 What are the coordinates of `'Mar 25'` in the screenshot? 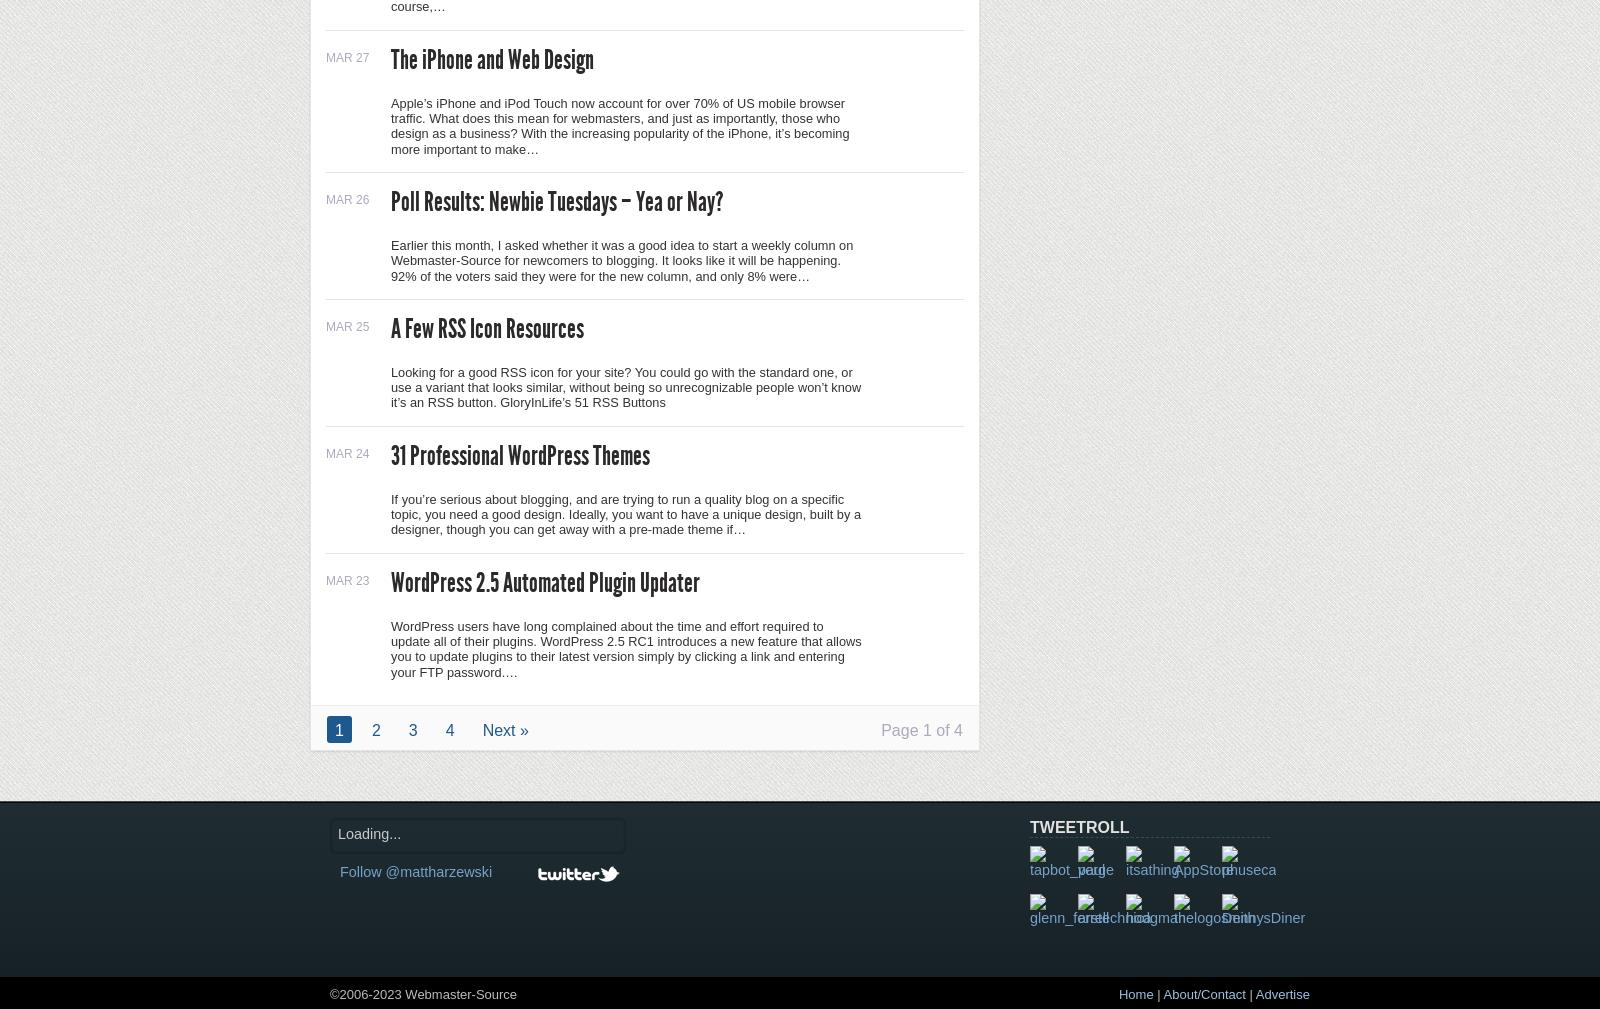 It's located at (347, 325).